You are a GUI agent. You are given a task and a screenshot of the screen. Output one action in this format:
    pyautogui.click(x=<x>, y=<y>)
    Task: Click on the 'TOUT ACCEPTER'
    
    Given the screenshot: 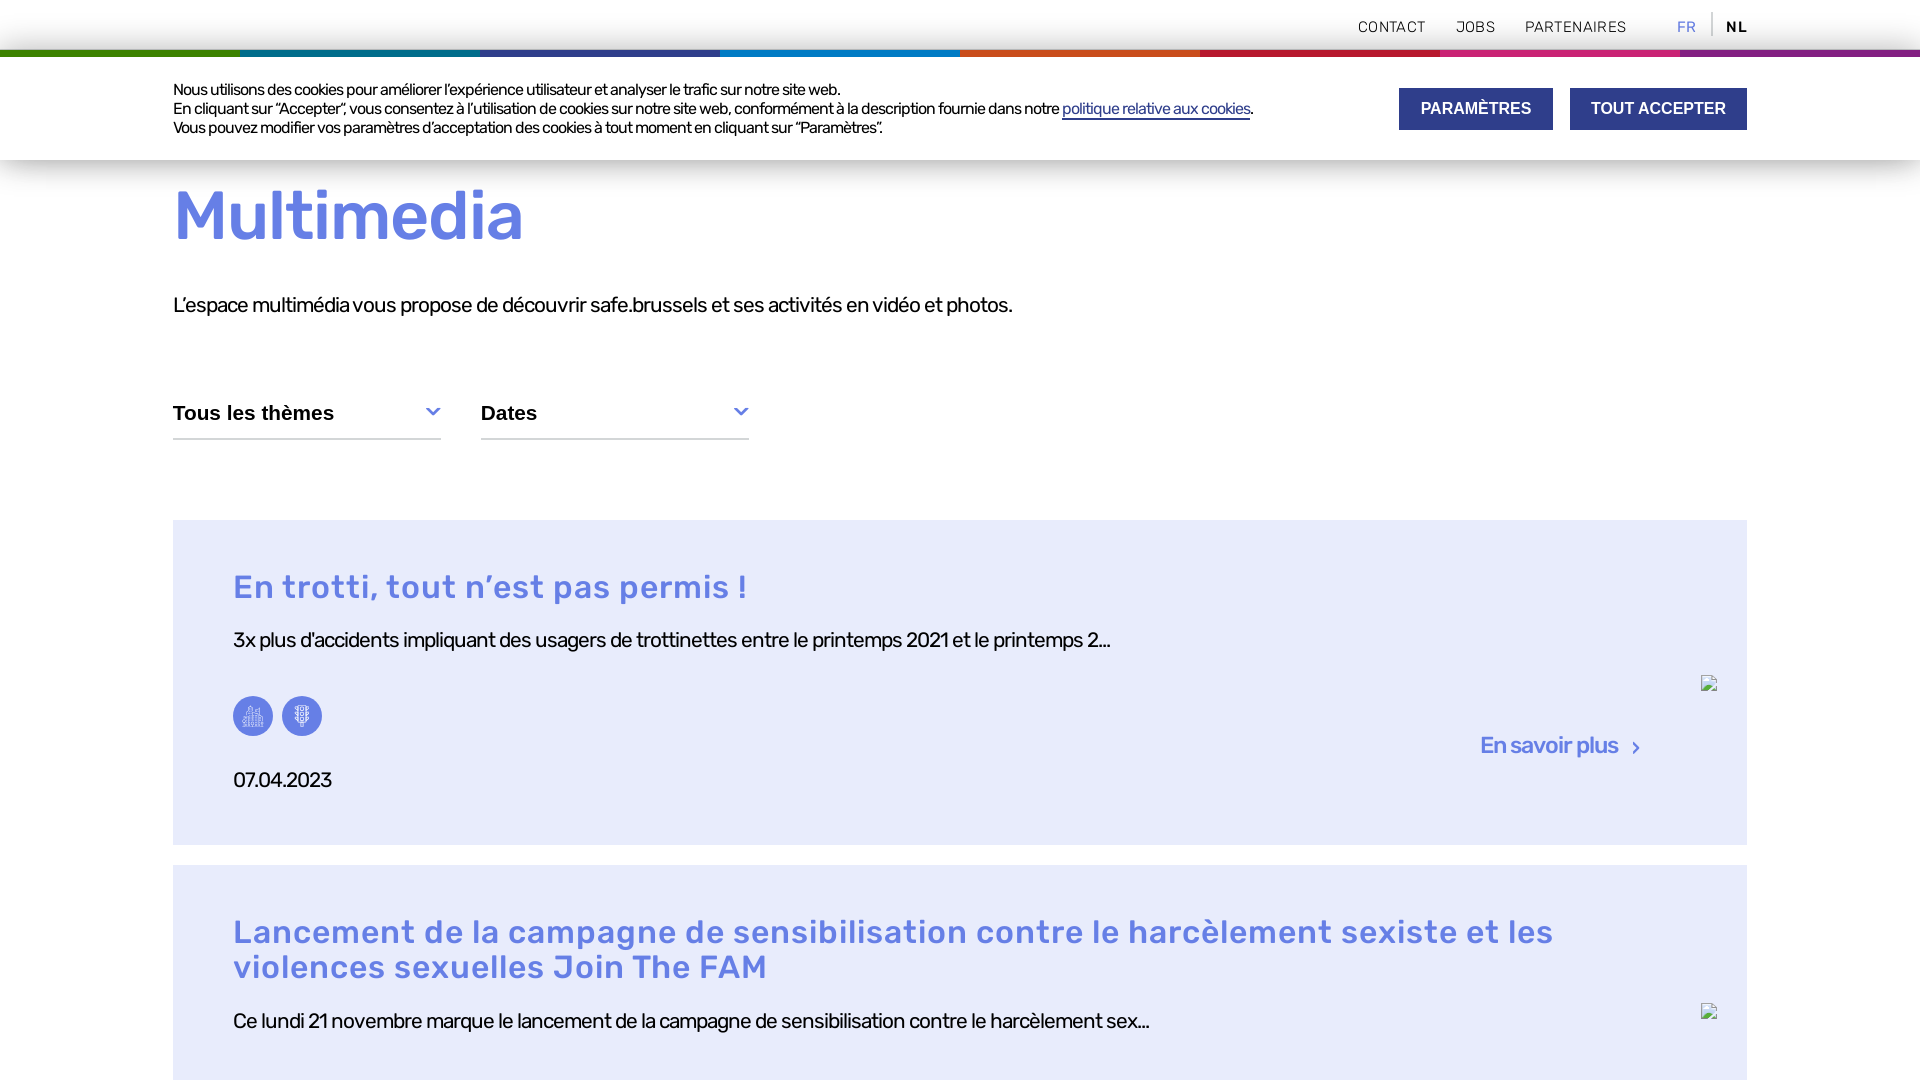 What is the action you would take?
    pyautogui.click(x=1568, y=108)
    